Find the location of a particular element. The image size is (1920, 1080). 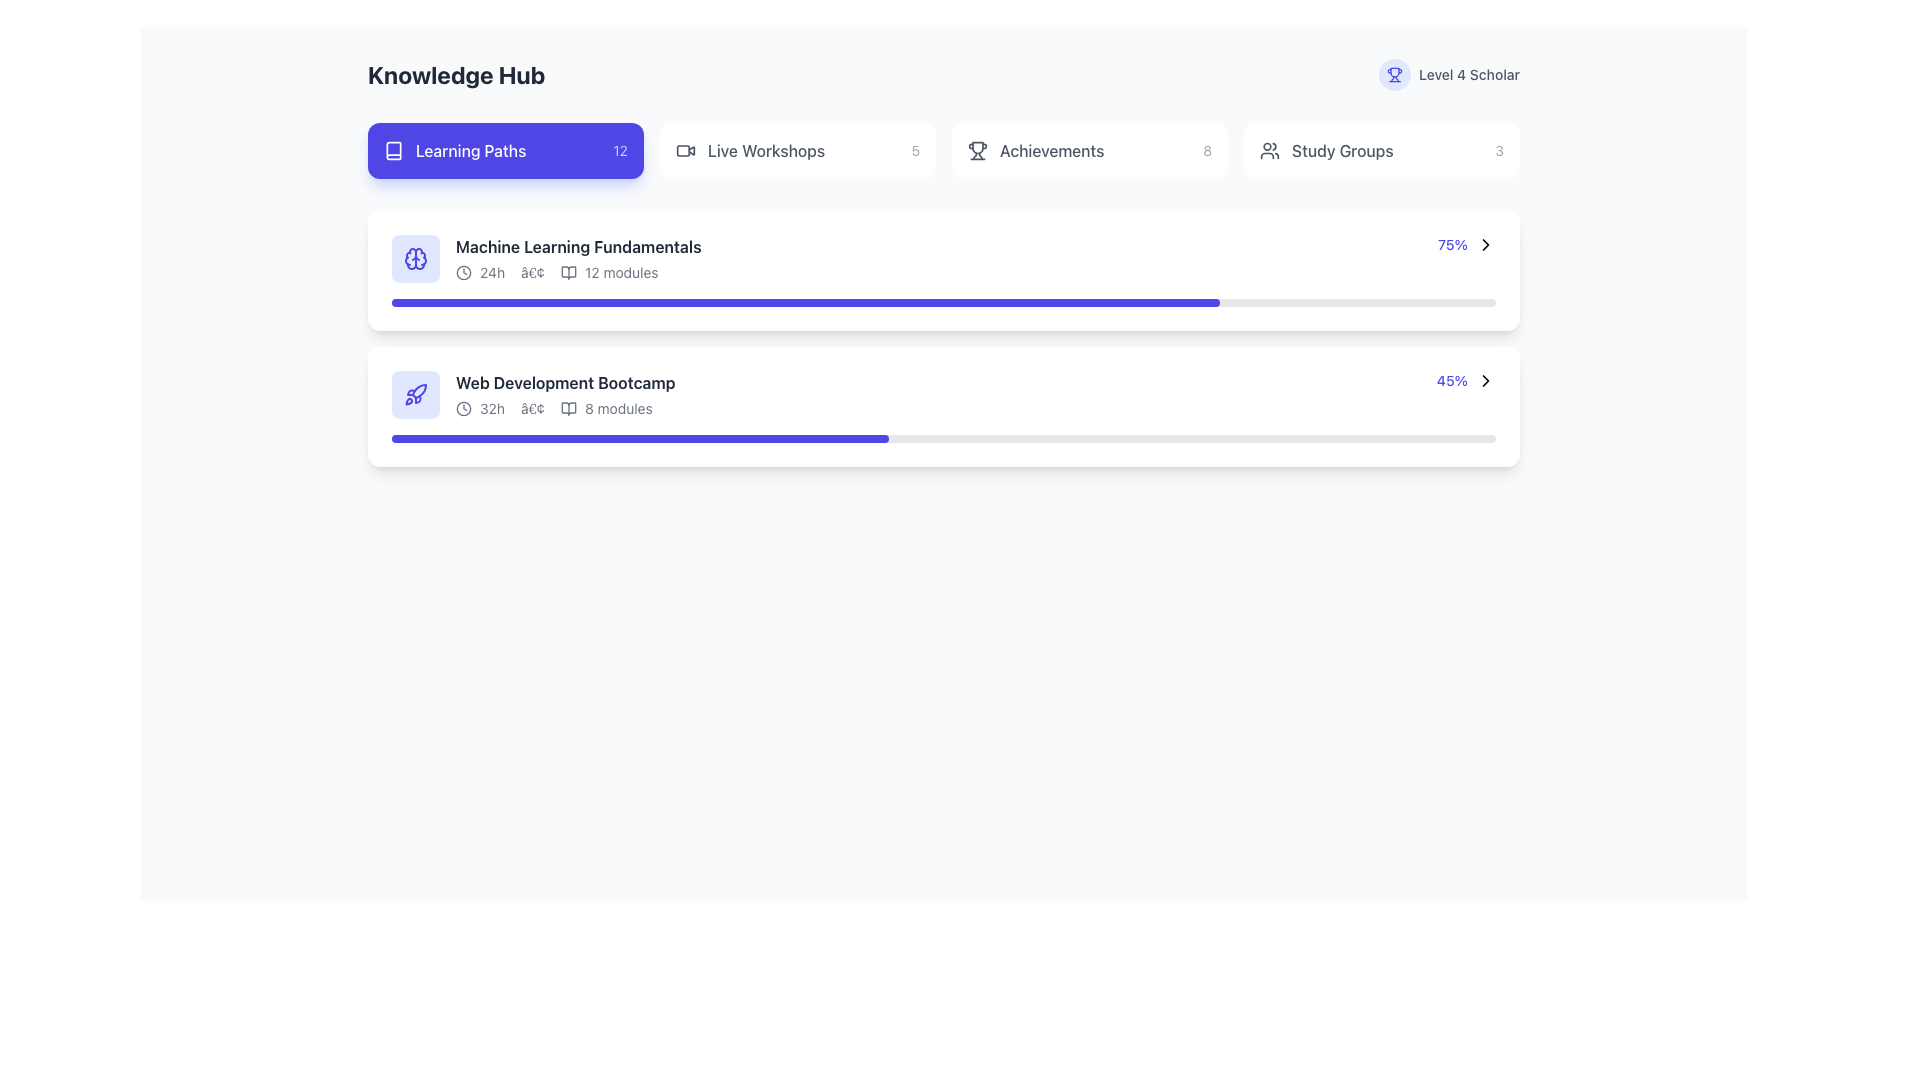

the 'Learning Paths' button, which has an indigo background, white text, a book icon on the left, and the number '12' on the right, to possibly see a visual indicator of interactivity is located at coordinates (505, 149).